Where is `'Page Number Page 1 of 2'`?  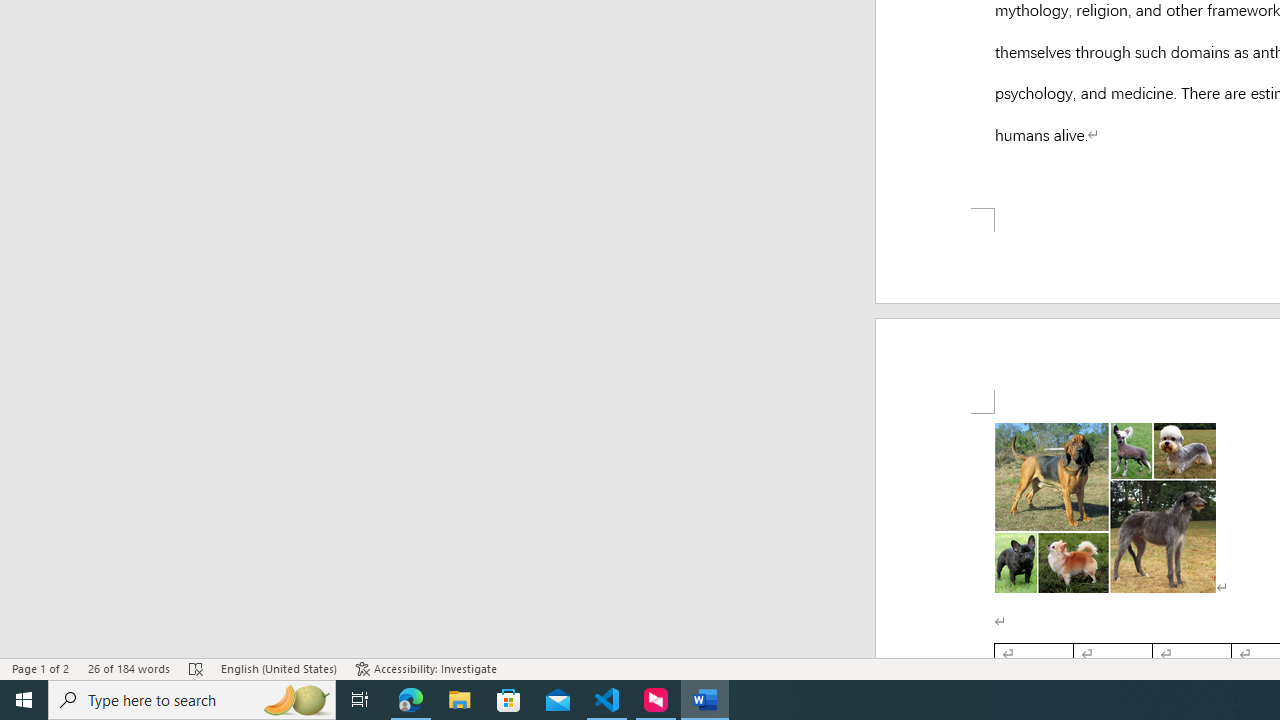 'Page Number Page 1 of 2' is located at coordinates (40, 669).